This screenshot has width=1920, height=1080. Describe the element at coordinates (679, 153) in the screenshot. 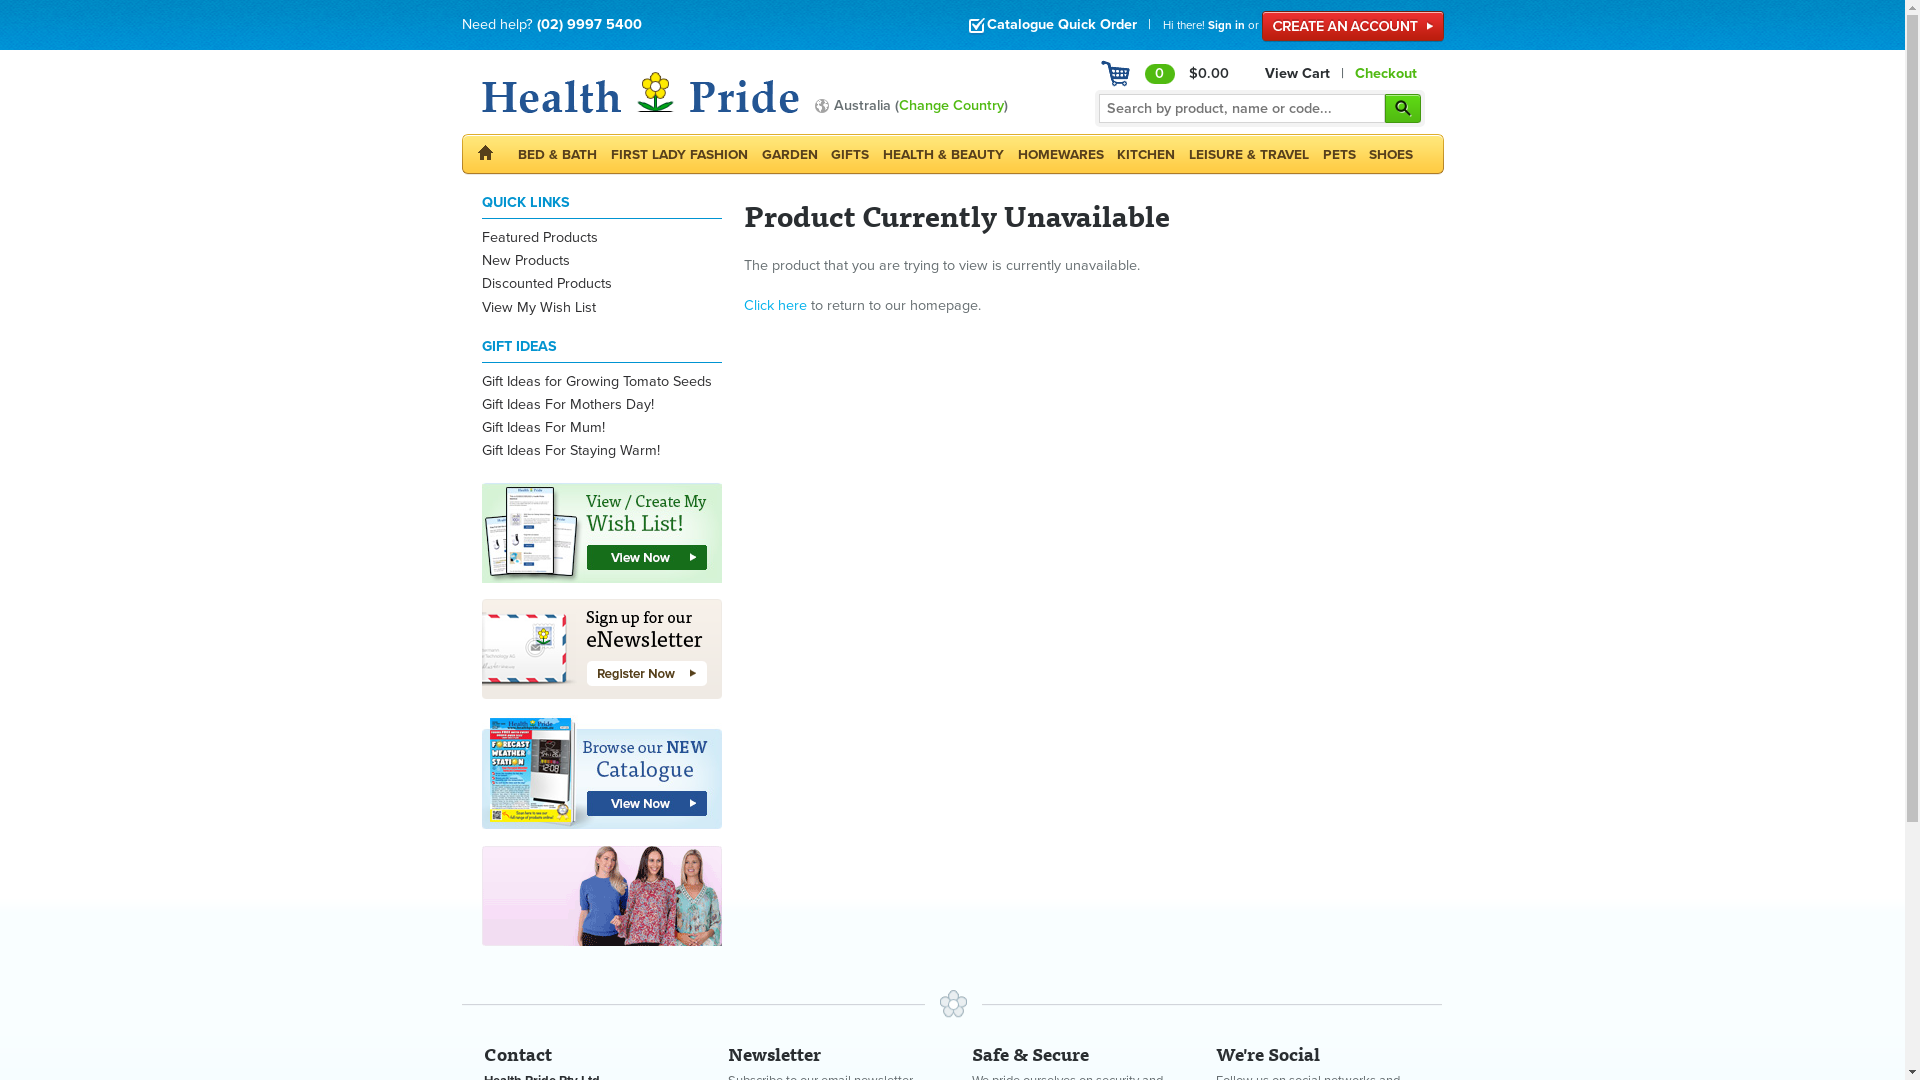

I see `'FIRST LADY FASHION'` at that location.